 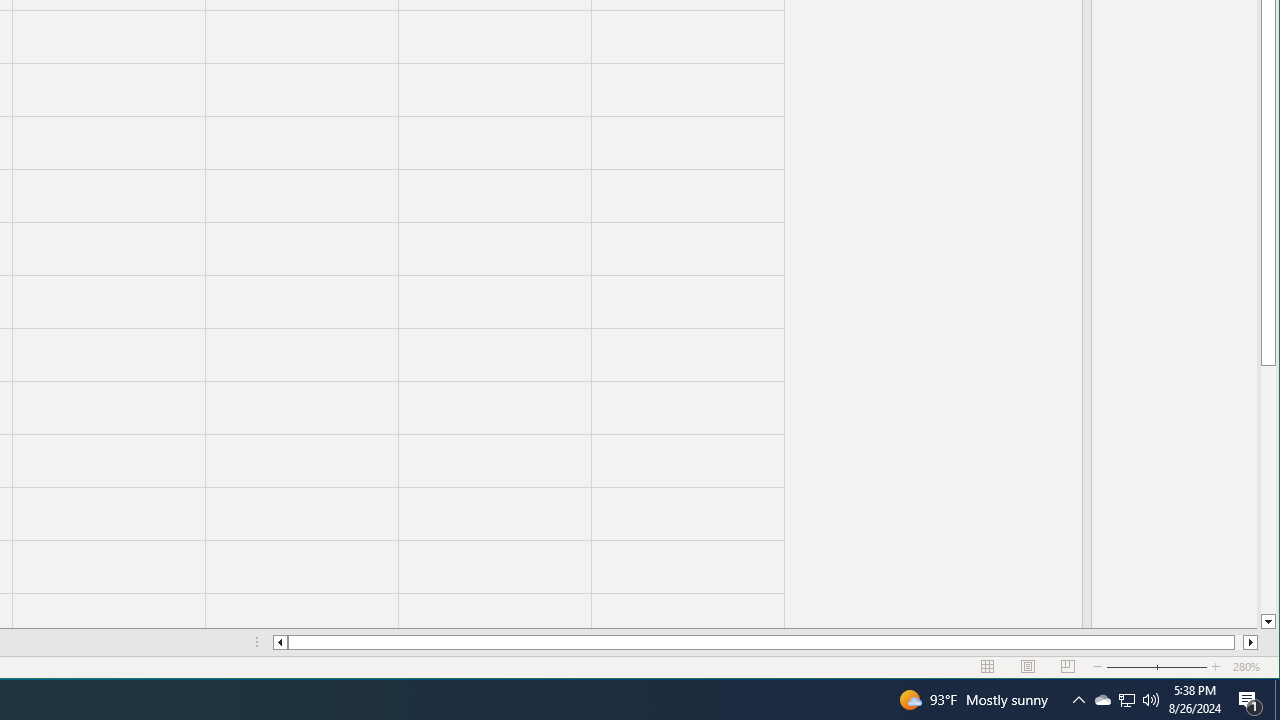 What do you see at coordinates (1250, 698) in the screenshot?
I see `'Action Center, 1 new notification'` at bounding box center [1250, 698].